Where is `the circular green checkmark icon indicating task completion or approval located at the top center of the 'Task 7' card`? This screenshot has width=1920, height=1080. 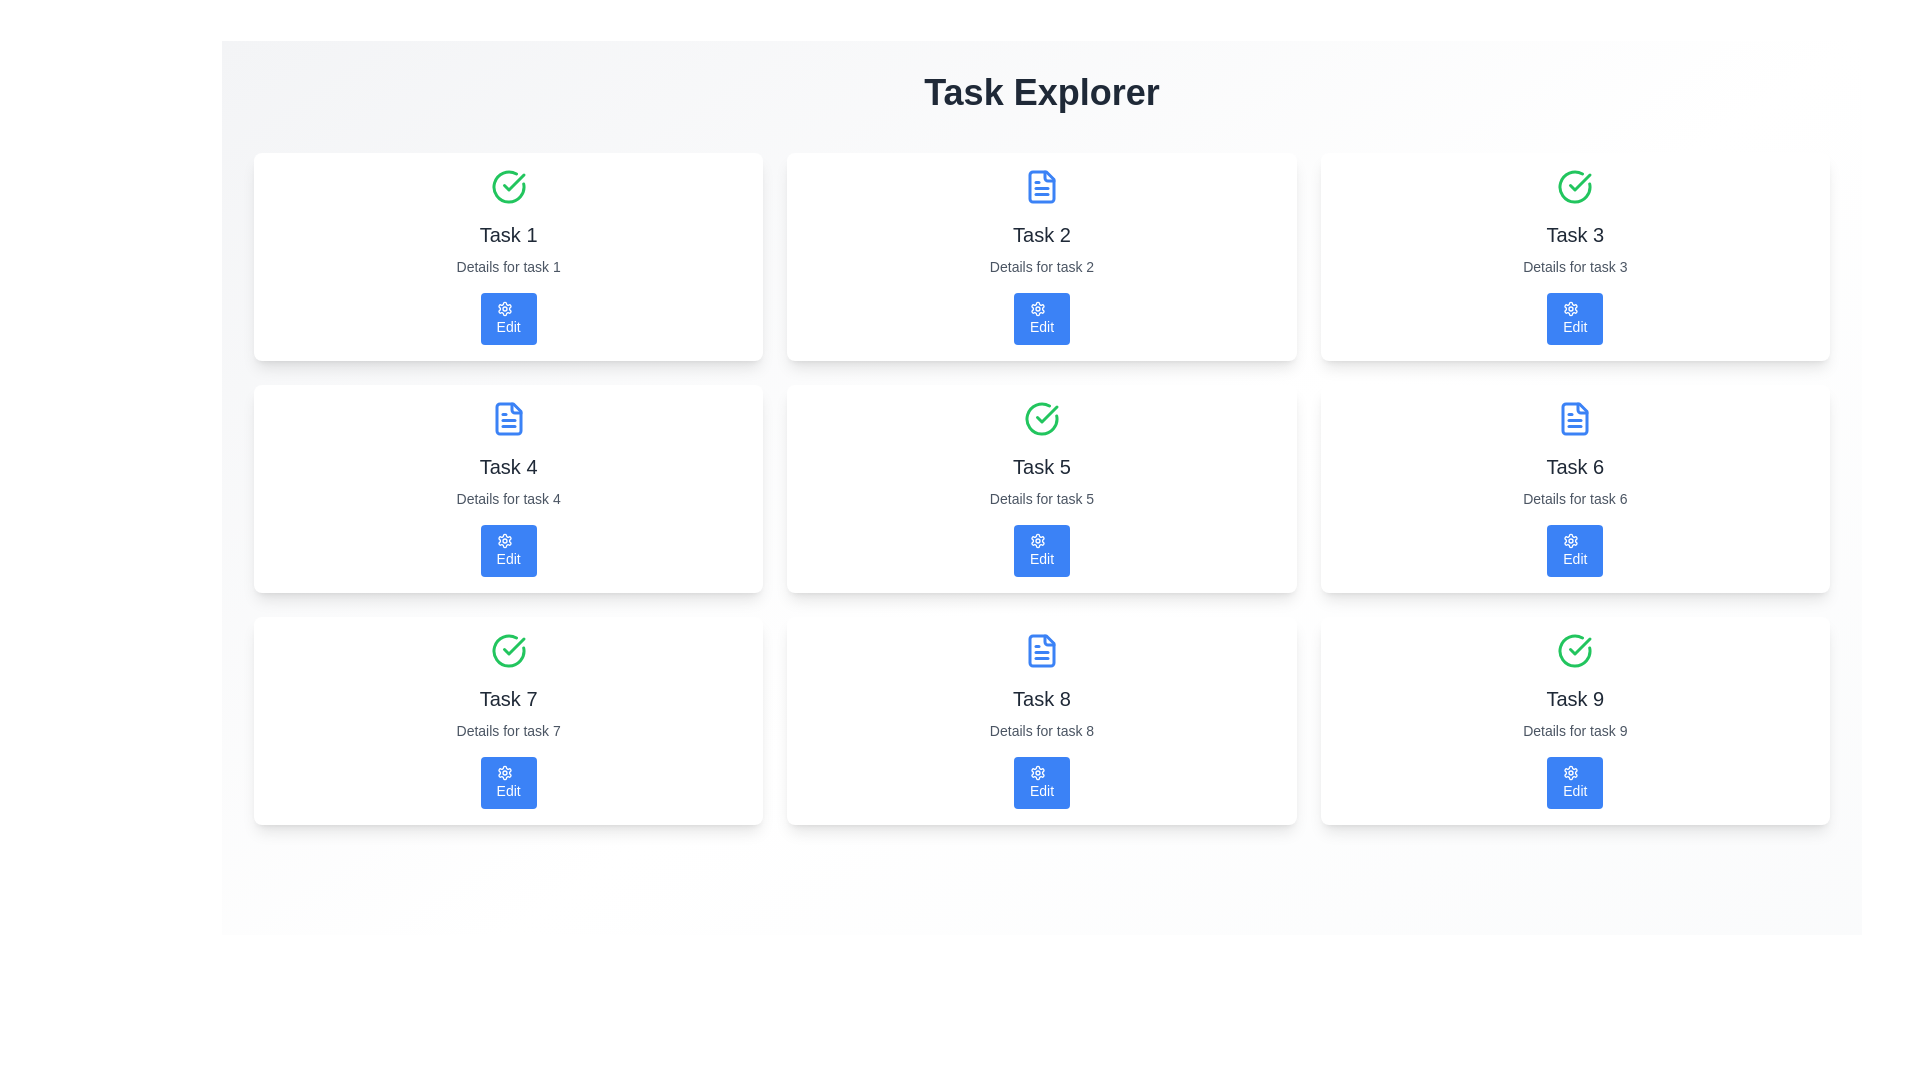
the circular green checkmark icon indicating task completion or approval located at the top center of the 'Task 7' card is located at coordinates (508, 651).